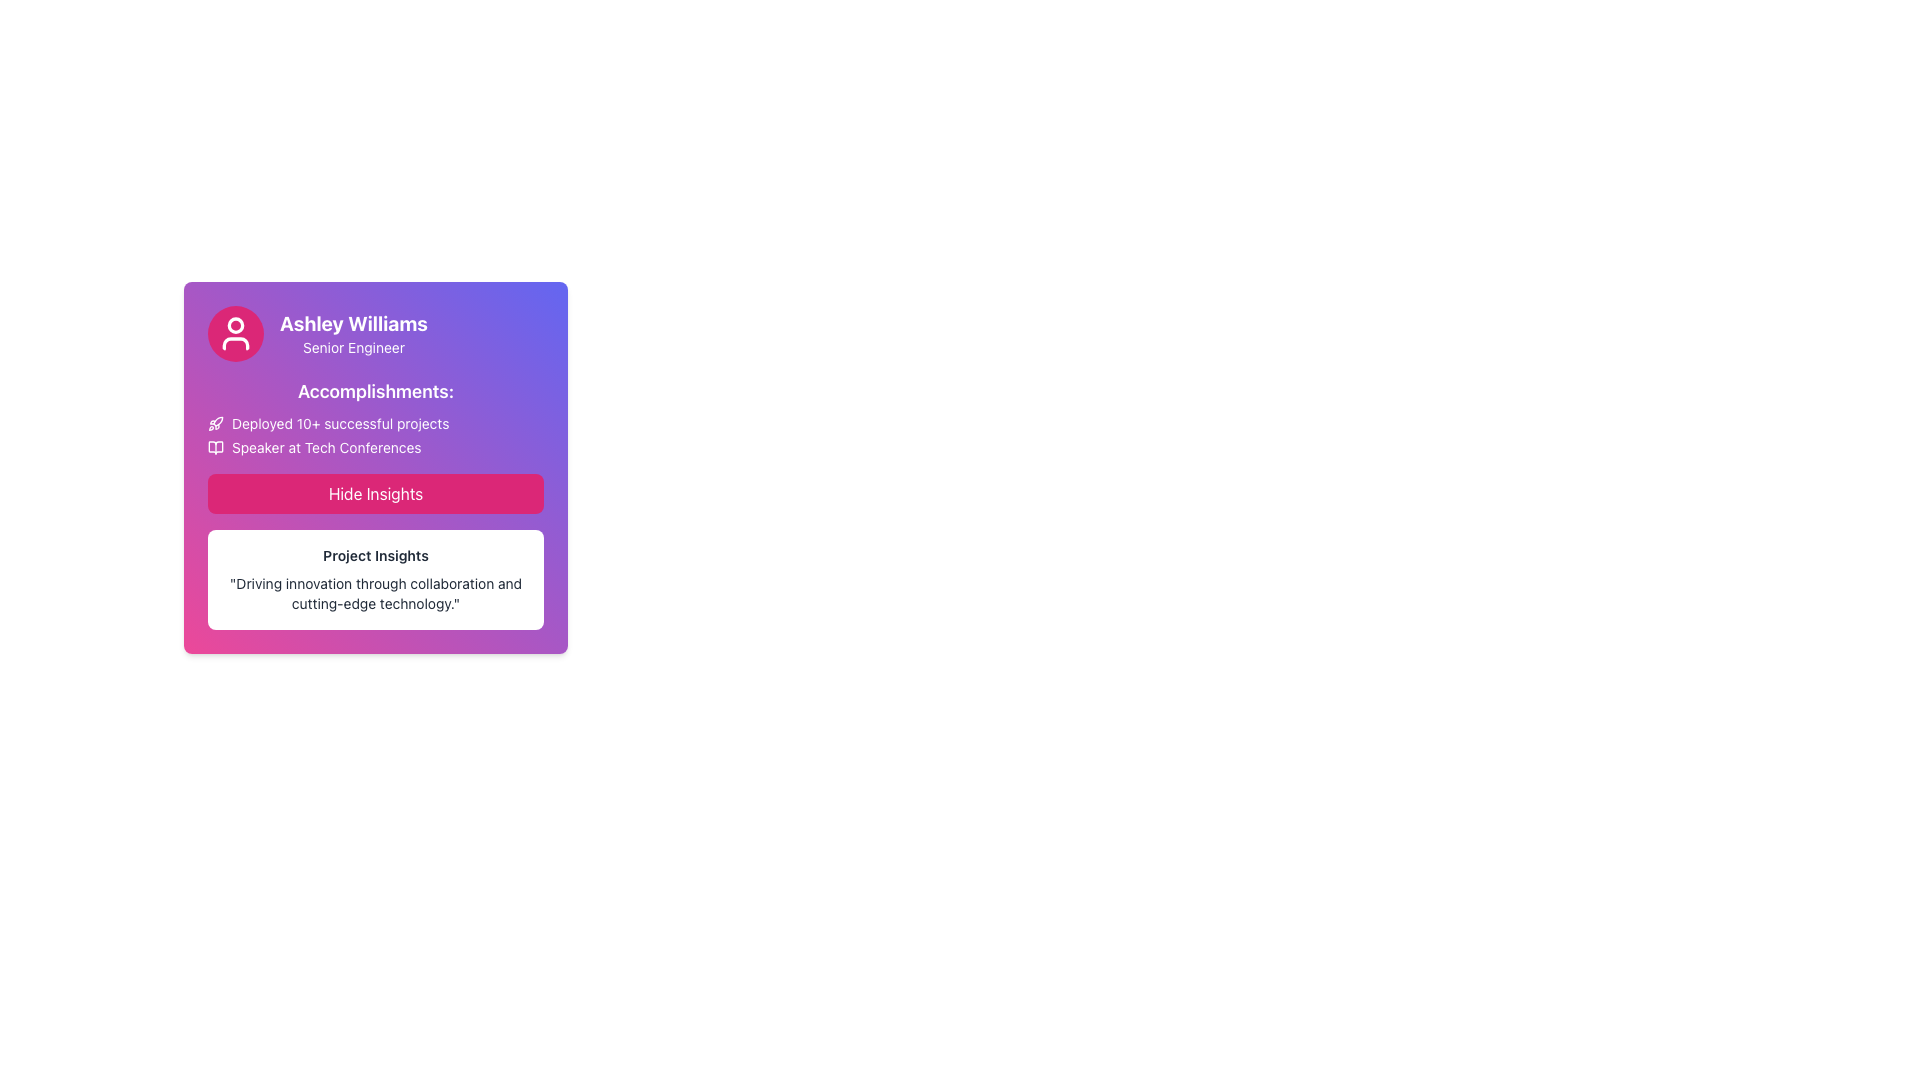  What do you see at coordinates (375, 446) in the screenshot?
I see `the Text with Icon that reads 'Speaker at Tech Conferences', which is styled in white on a purple background and features an icon resembling an open book` at bounding box center [375, 446].